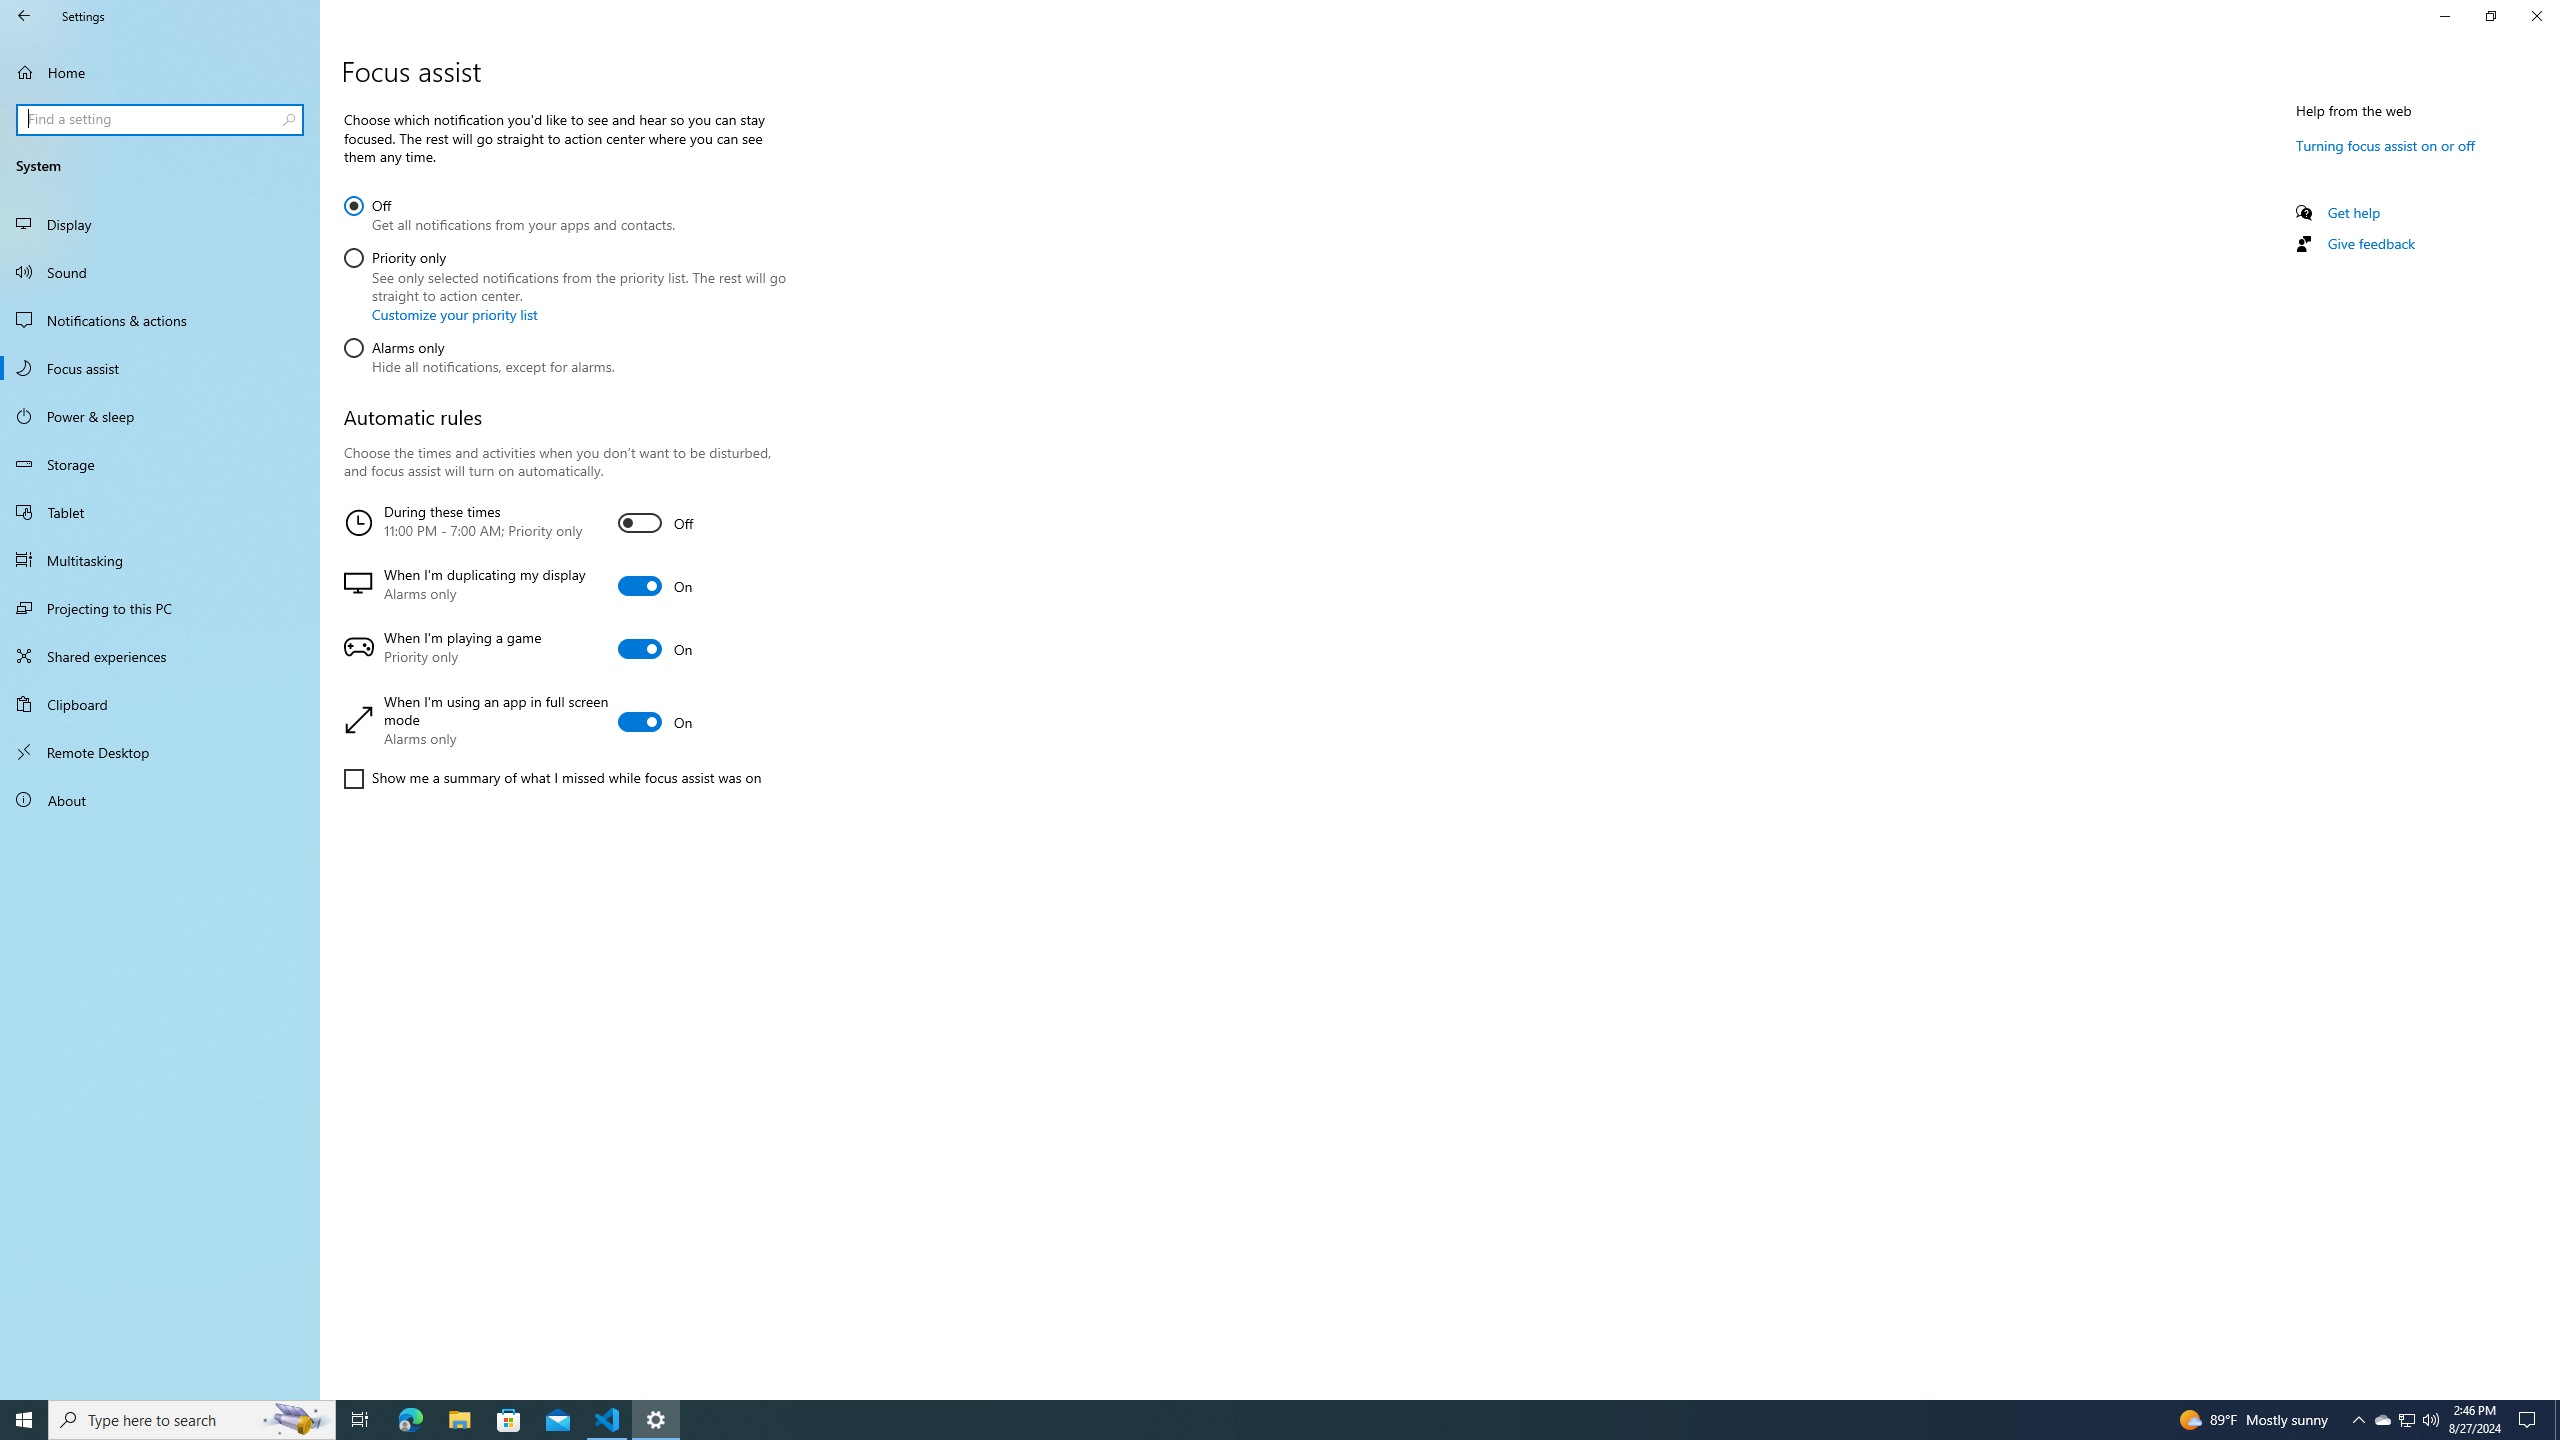  I want to click on 'About', so click(159, 798).